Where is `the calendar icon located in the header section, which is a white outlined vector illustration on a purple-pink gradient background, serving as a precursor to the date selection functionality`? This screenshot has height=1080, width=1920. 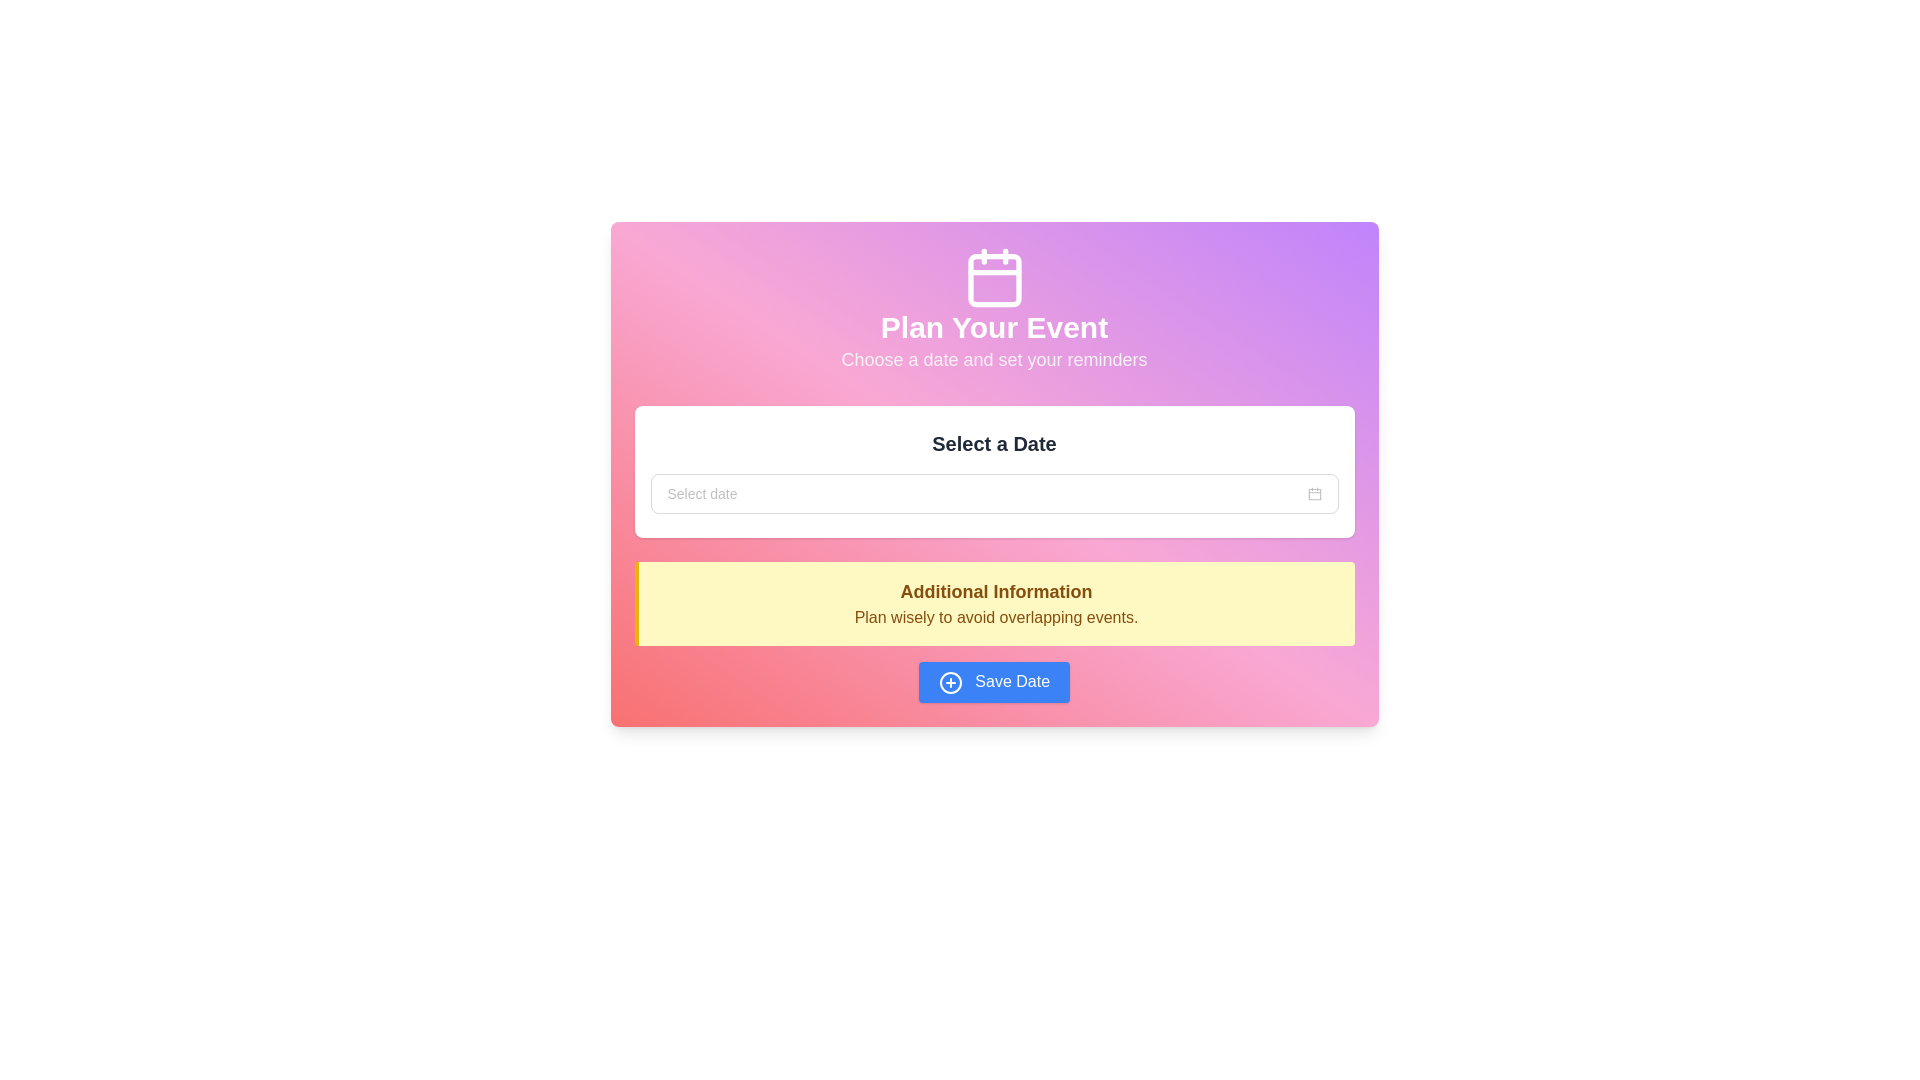 the calendar icon located in the header section, which is a white outlined vector illustration on a purple-pink gradient background, serving as a precursor to the date selection functionality is located at coordinates (1314, 493).